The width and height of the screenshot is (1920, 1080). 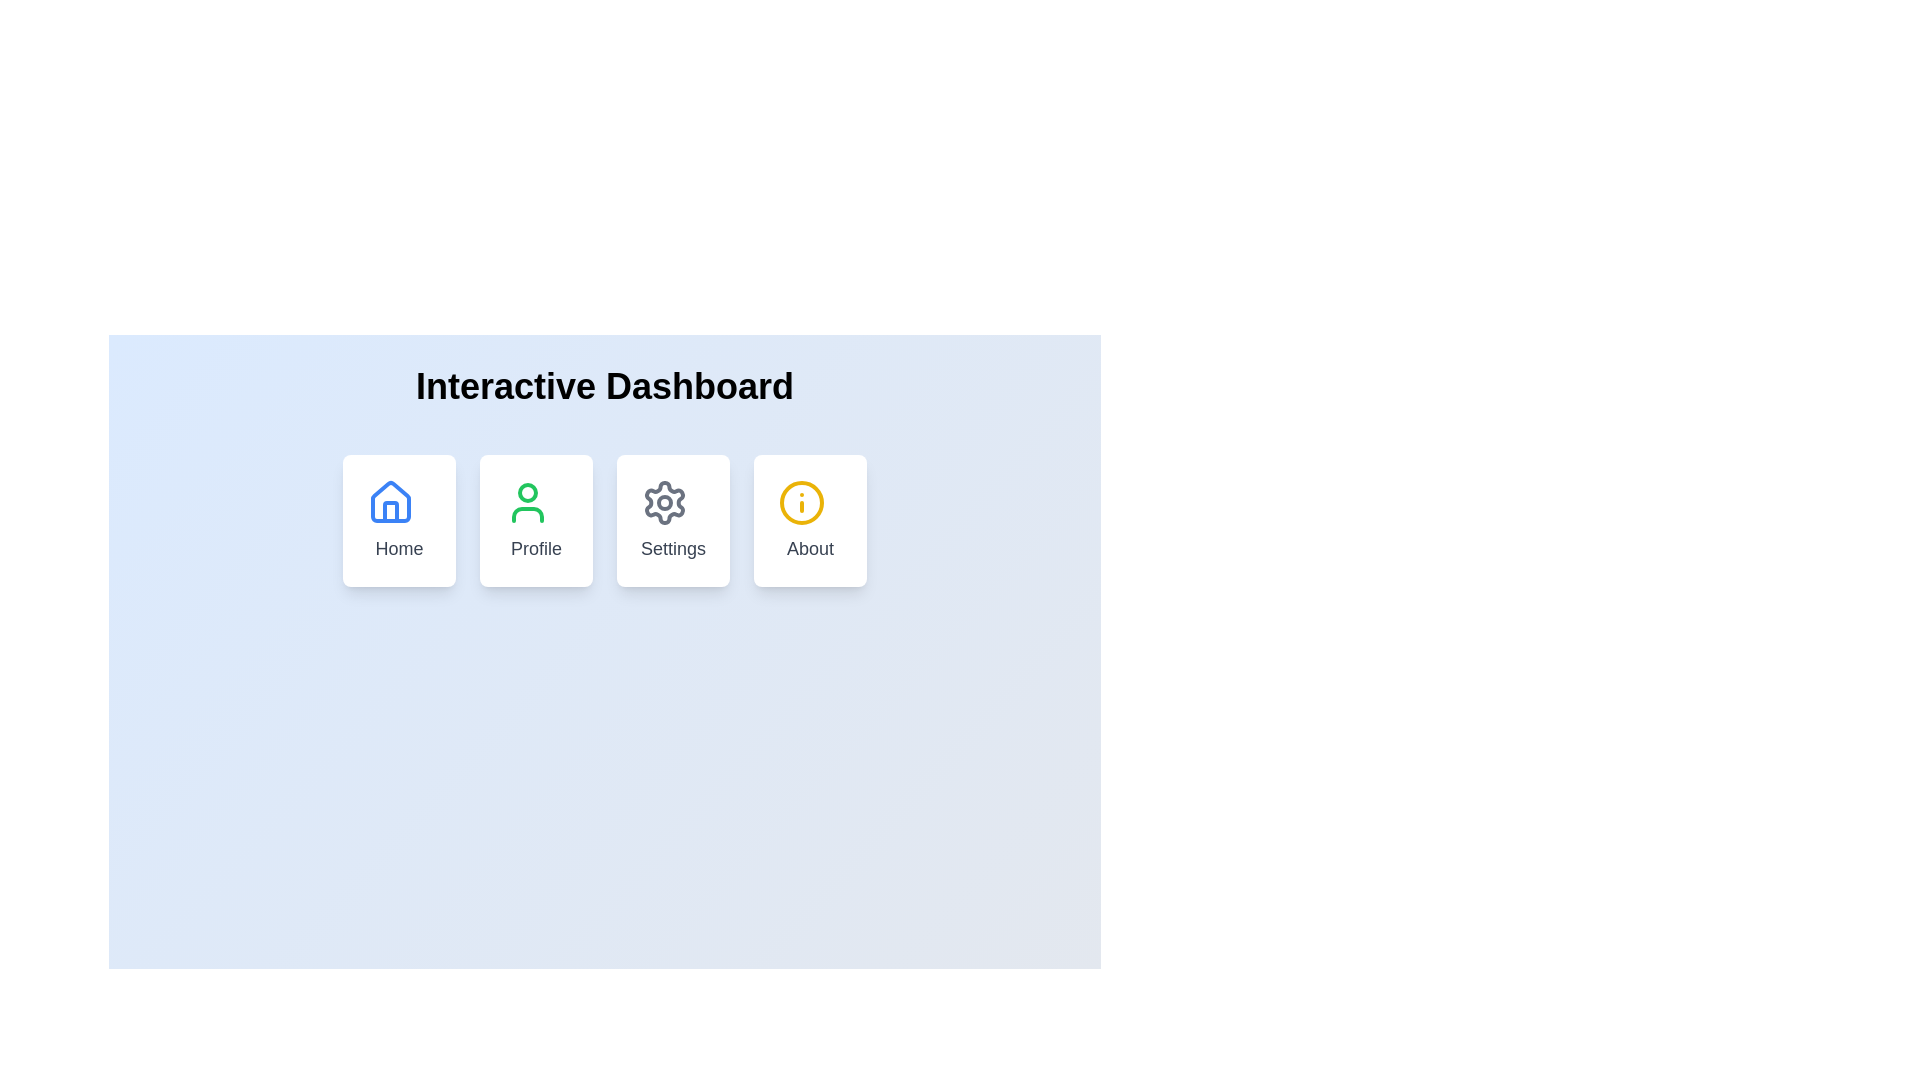 I want to click on the settings icon located at the top-center of the 'Settings' card, which visually represents a settings or configuration feature, so click(x=665, y=501).